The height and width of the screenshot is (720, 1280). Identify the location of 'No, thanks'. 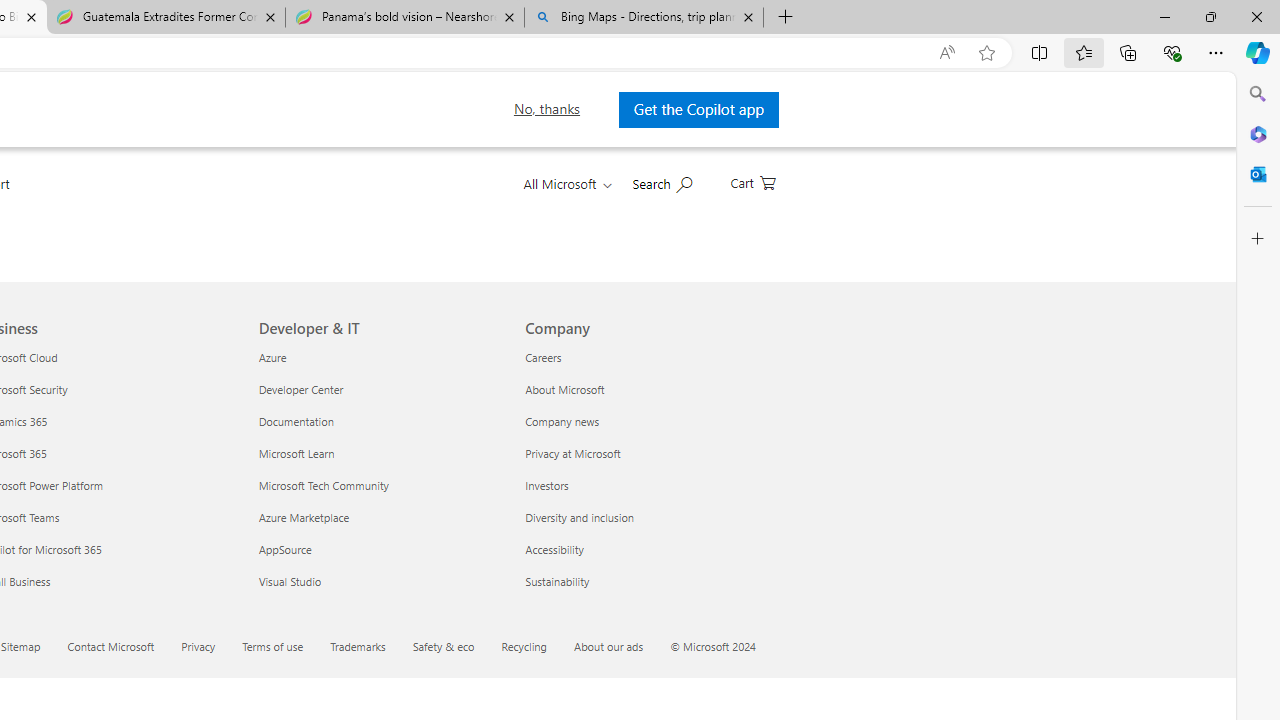
(540, 109).